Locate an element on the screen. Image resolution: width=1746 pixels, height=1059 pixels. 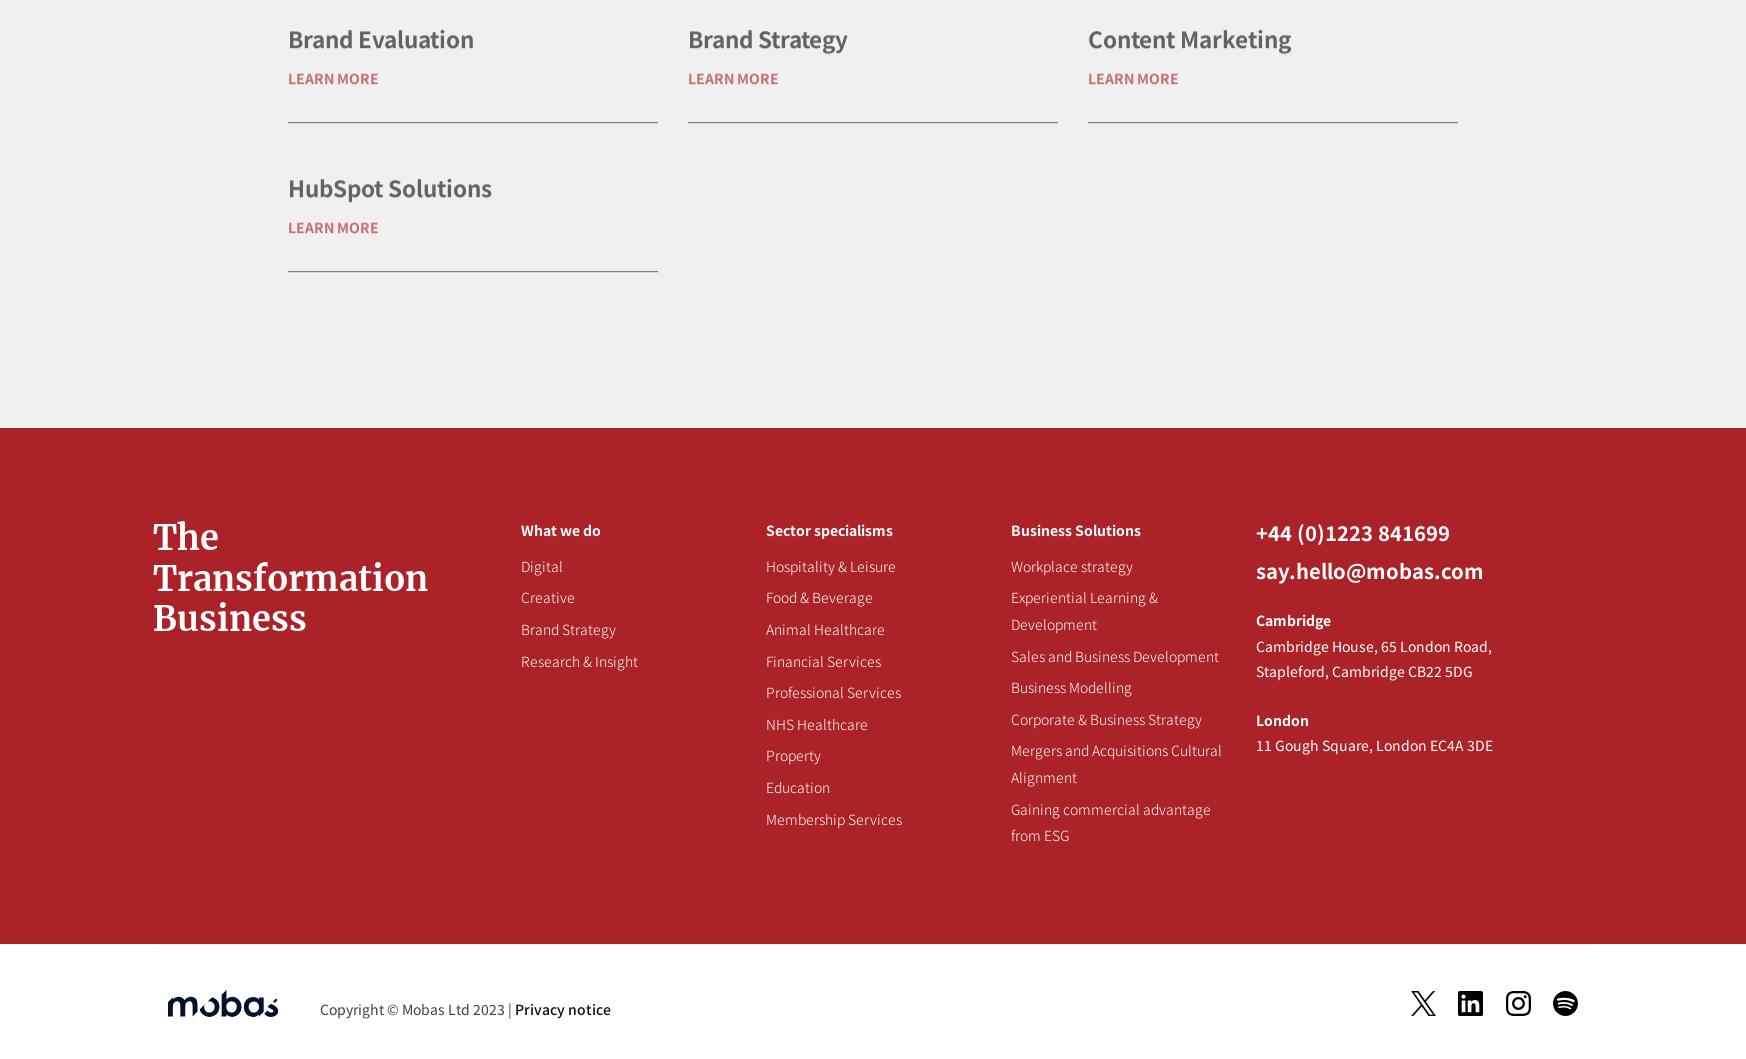
'Cambridge House, 65 London Road,' is located at coordinates (1373, 645).